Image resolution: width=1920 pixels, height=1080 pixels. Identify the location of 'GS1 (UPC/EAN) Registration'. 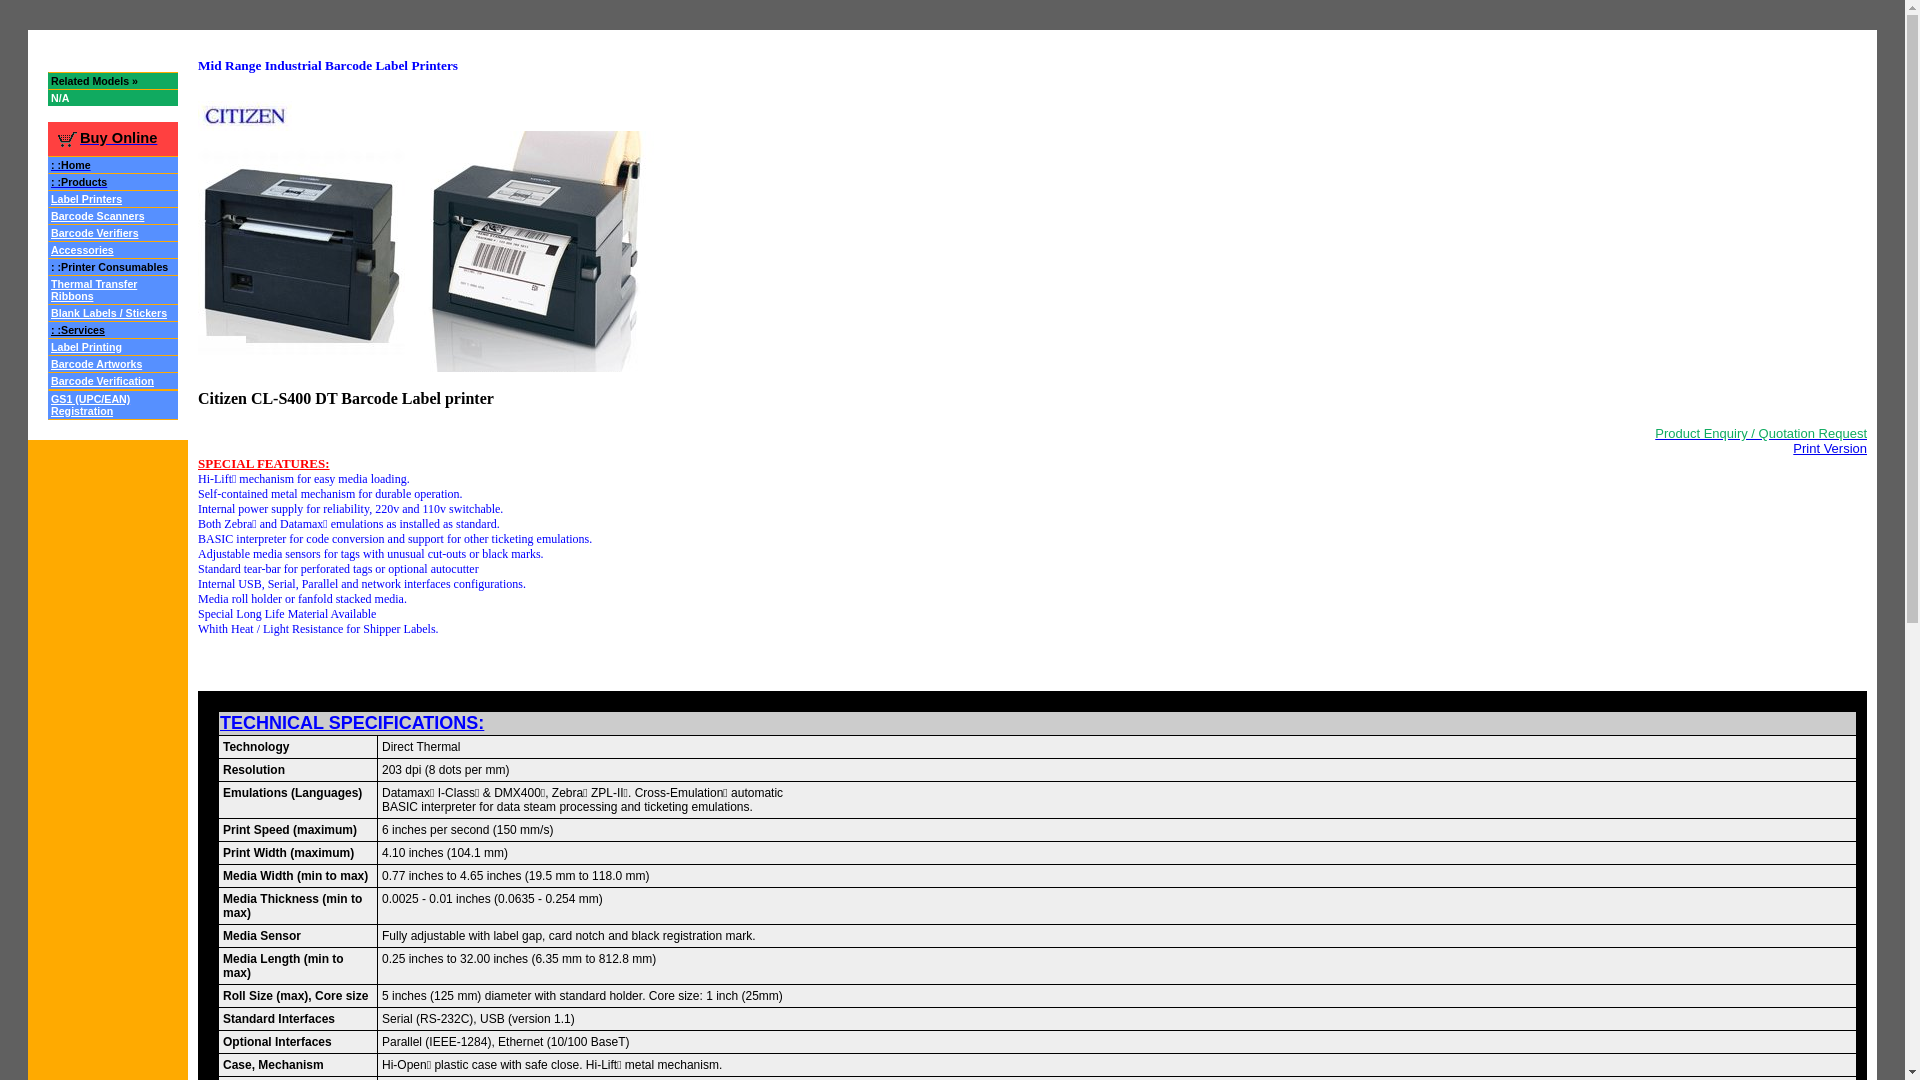
(89, 403).